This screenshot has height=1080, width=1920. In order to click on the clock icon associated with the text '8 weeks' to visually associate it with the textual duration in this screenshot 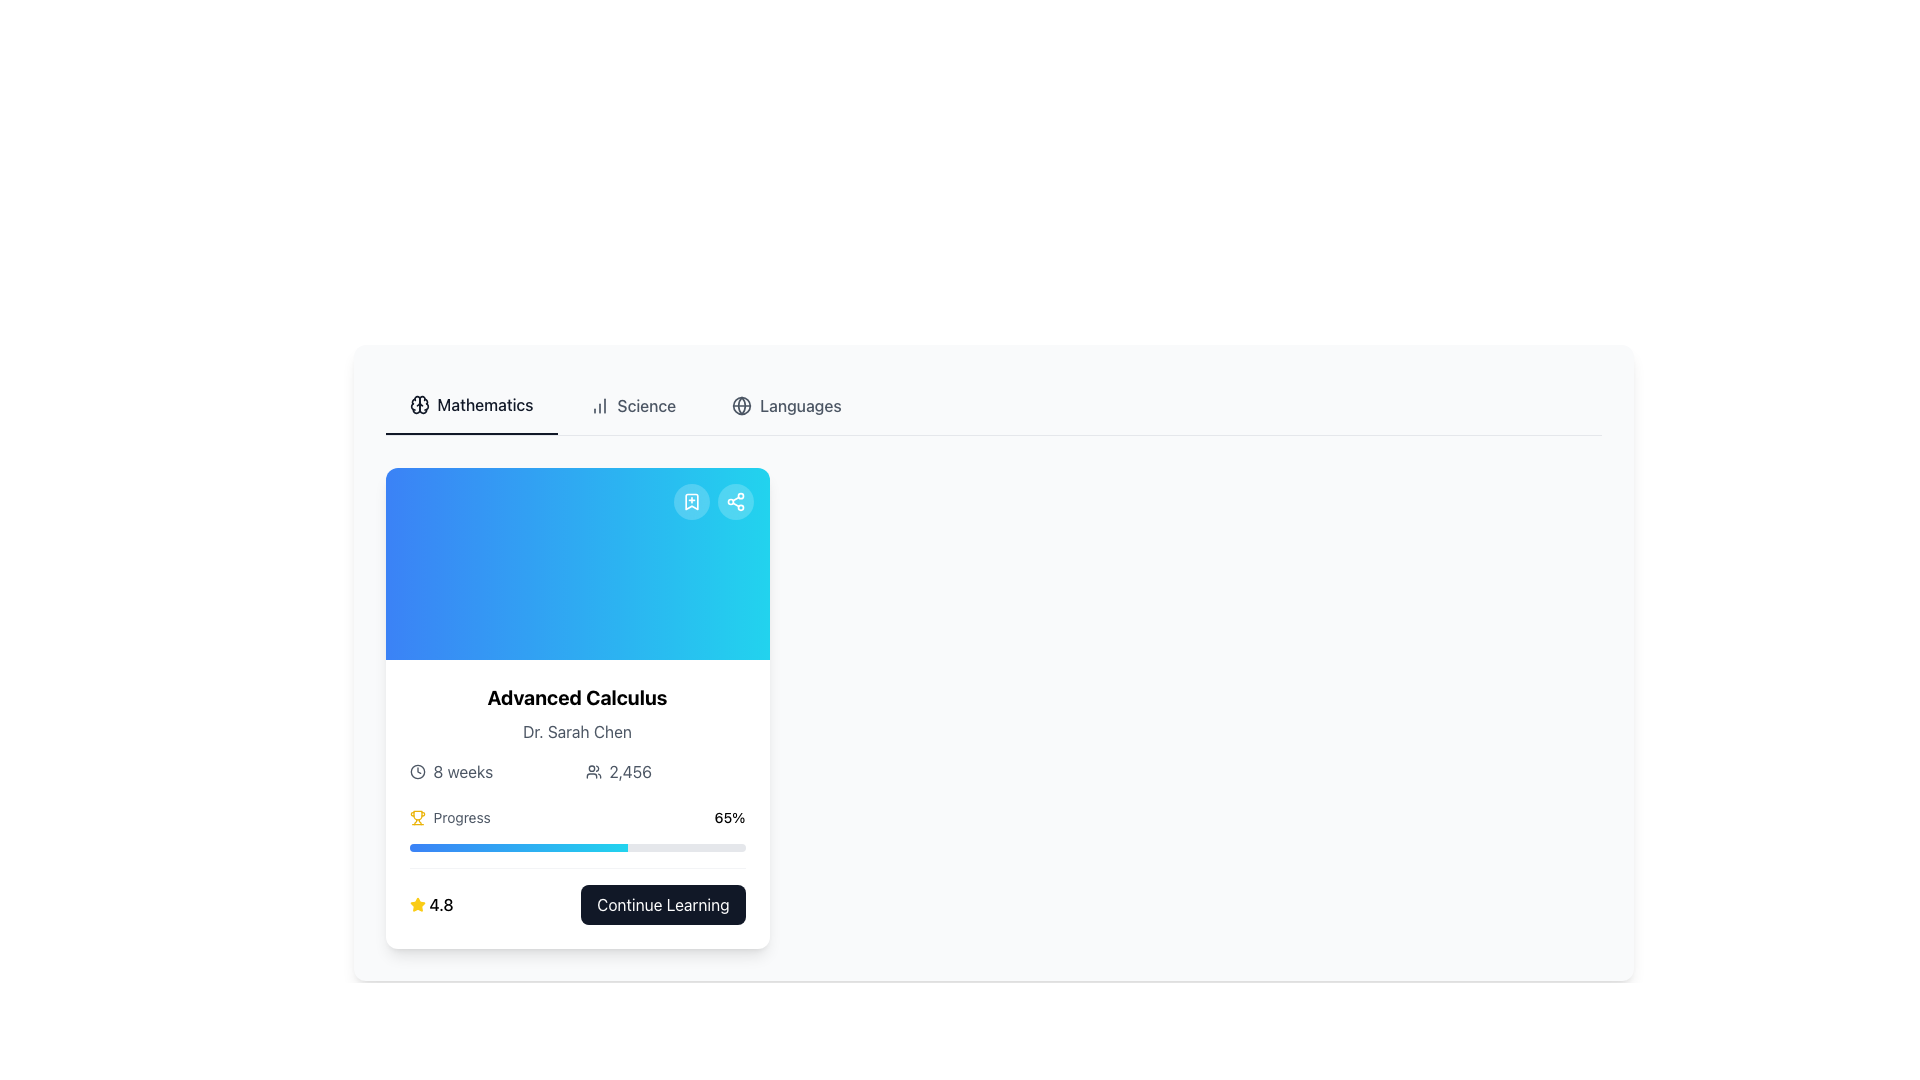, I will do `click(489, 770)`.